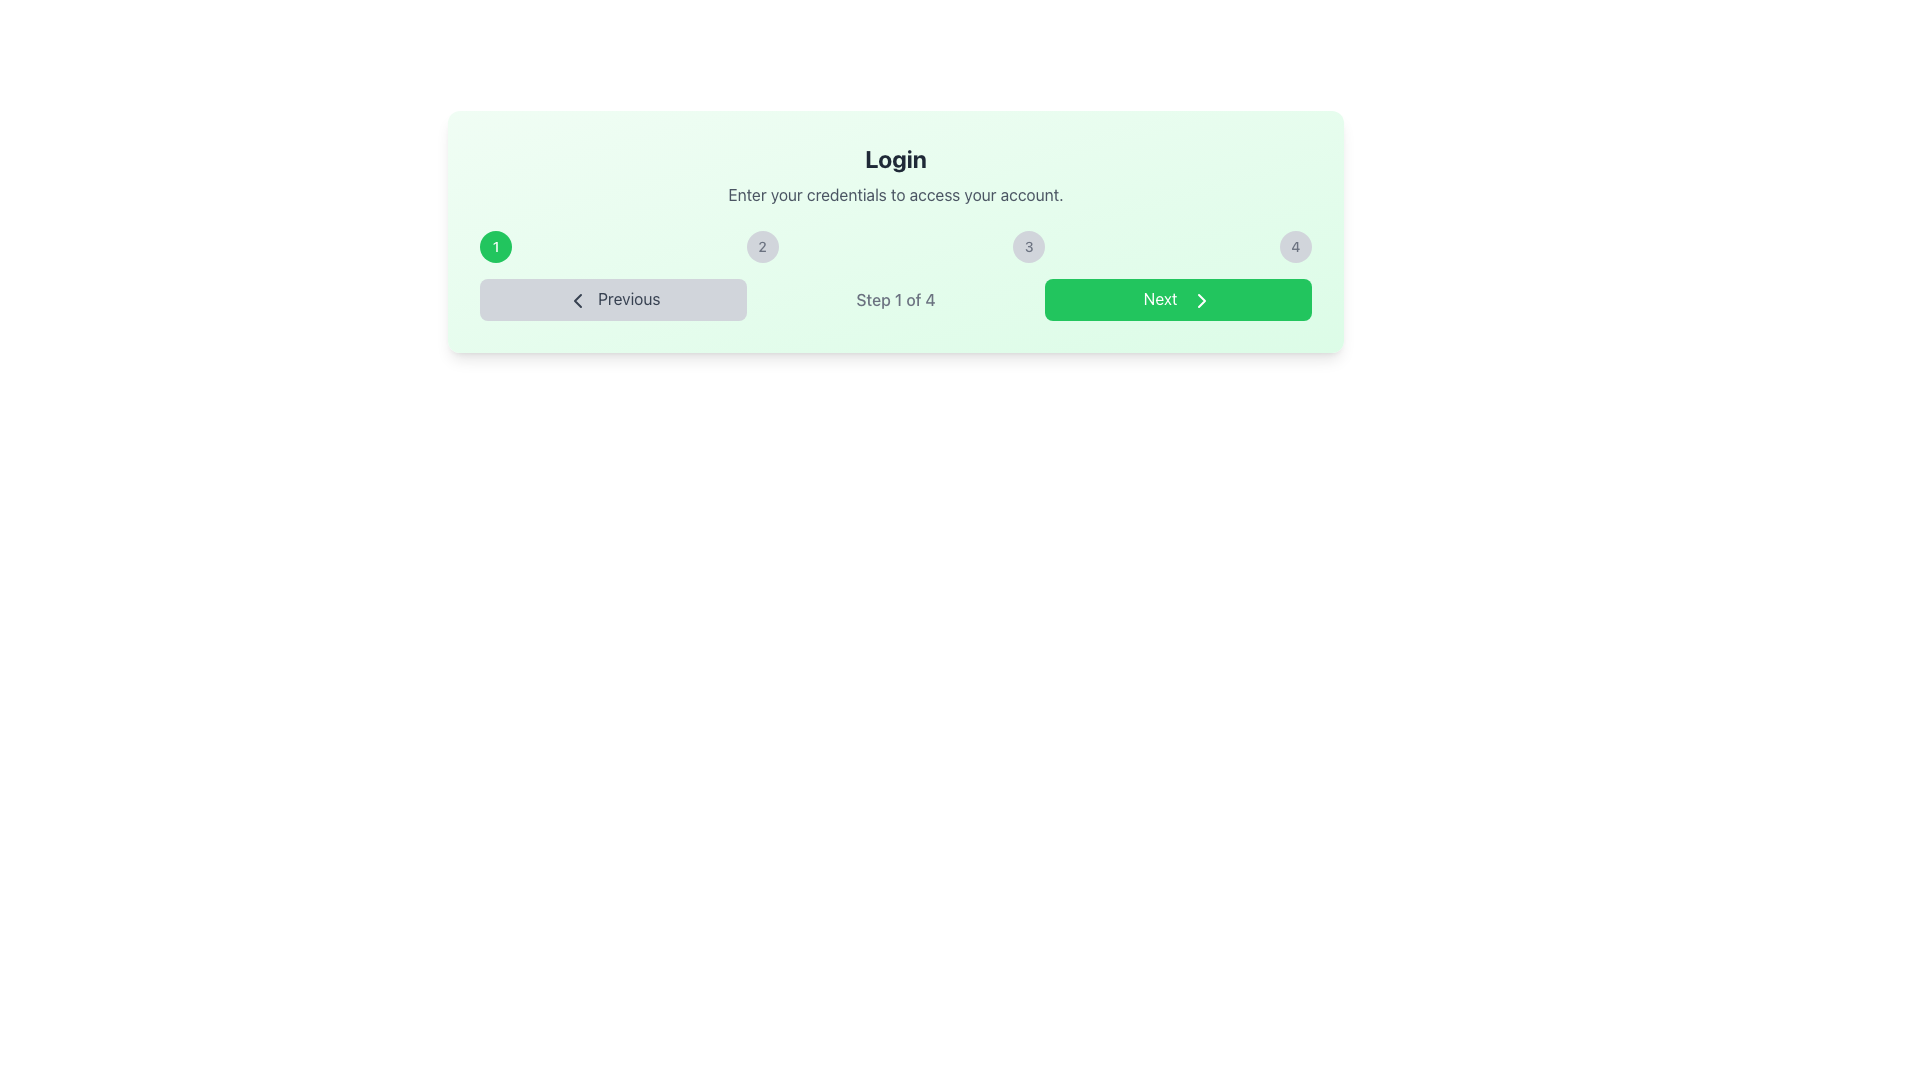 The width and height of the screenshot is (1920, 1080). Describe the element at coordinates (895, 195) in the screenshot. I see `guidance text displayed in the text label that instructs the user to 'Enter your credentials to access your account.'` at that location.